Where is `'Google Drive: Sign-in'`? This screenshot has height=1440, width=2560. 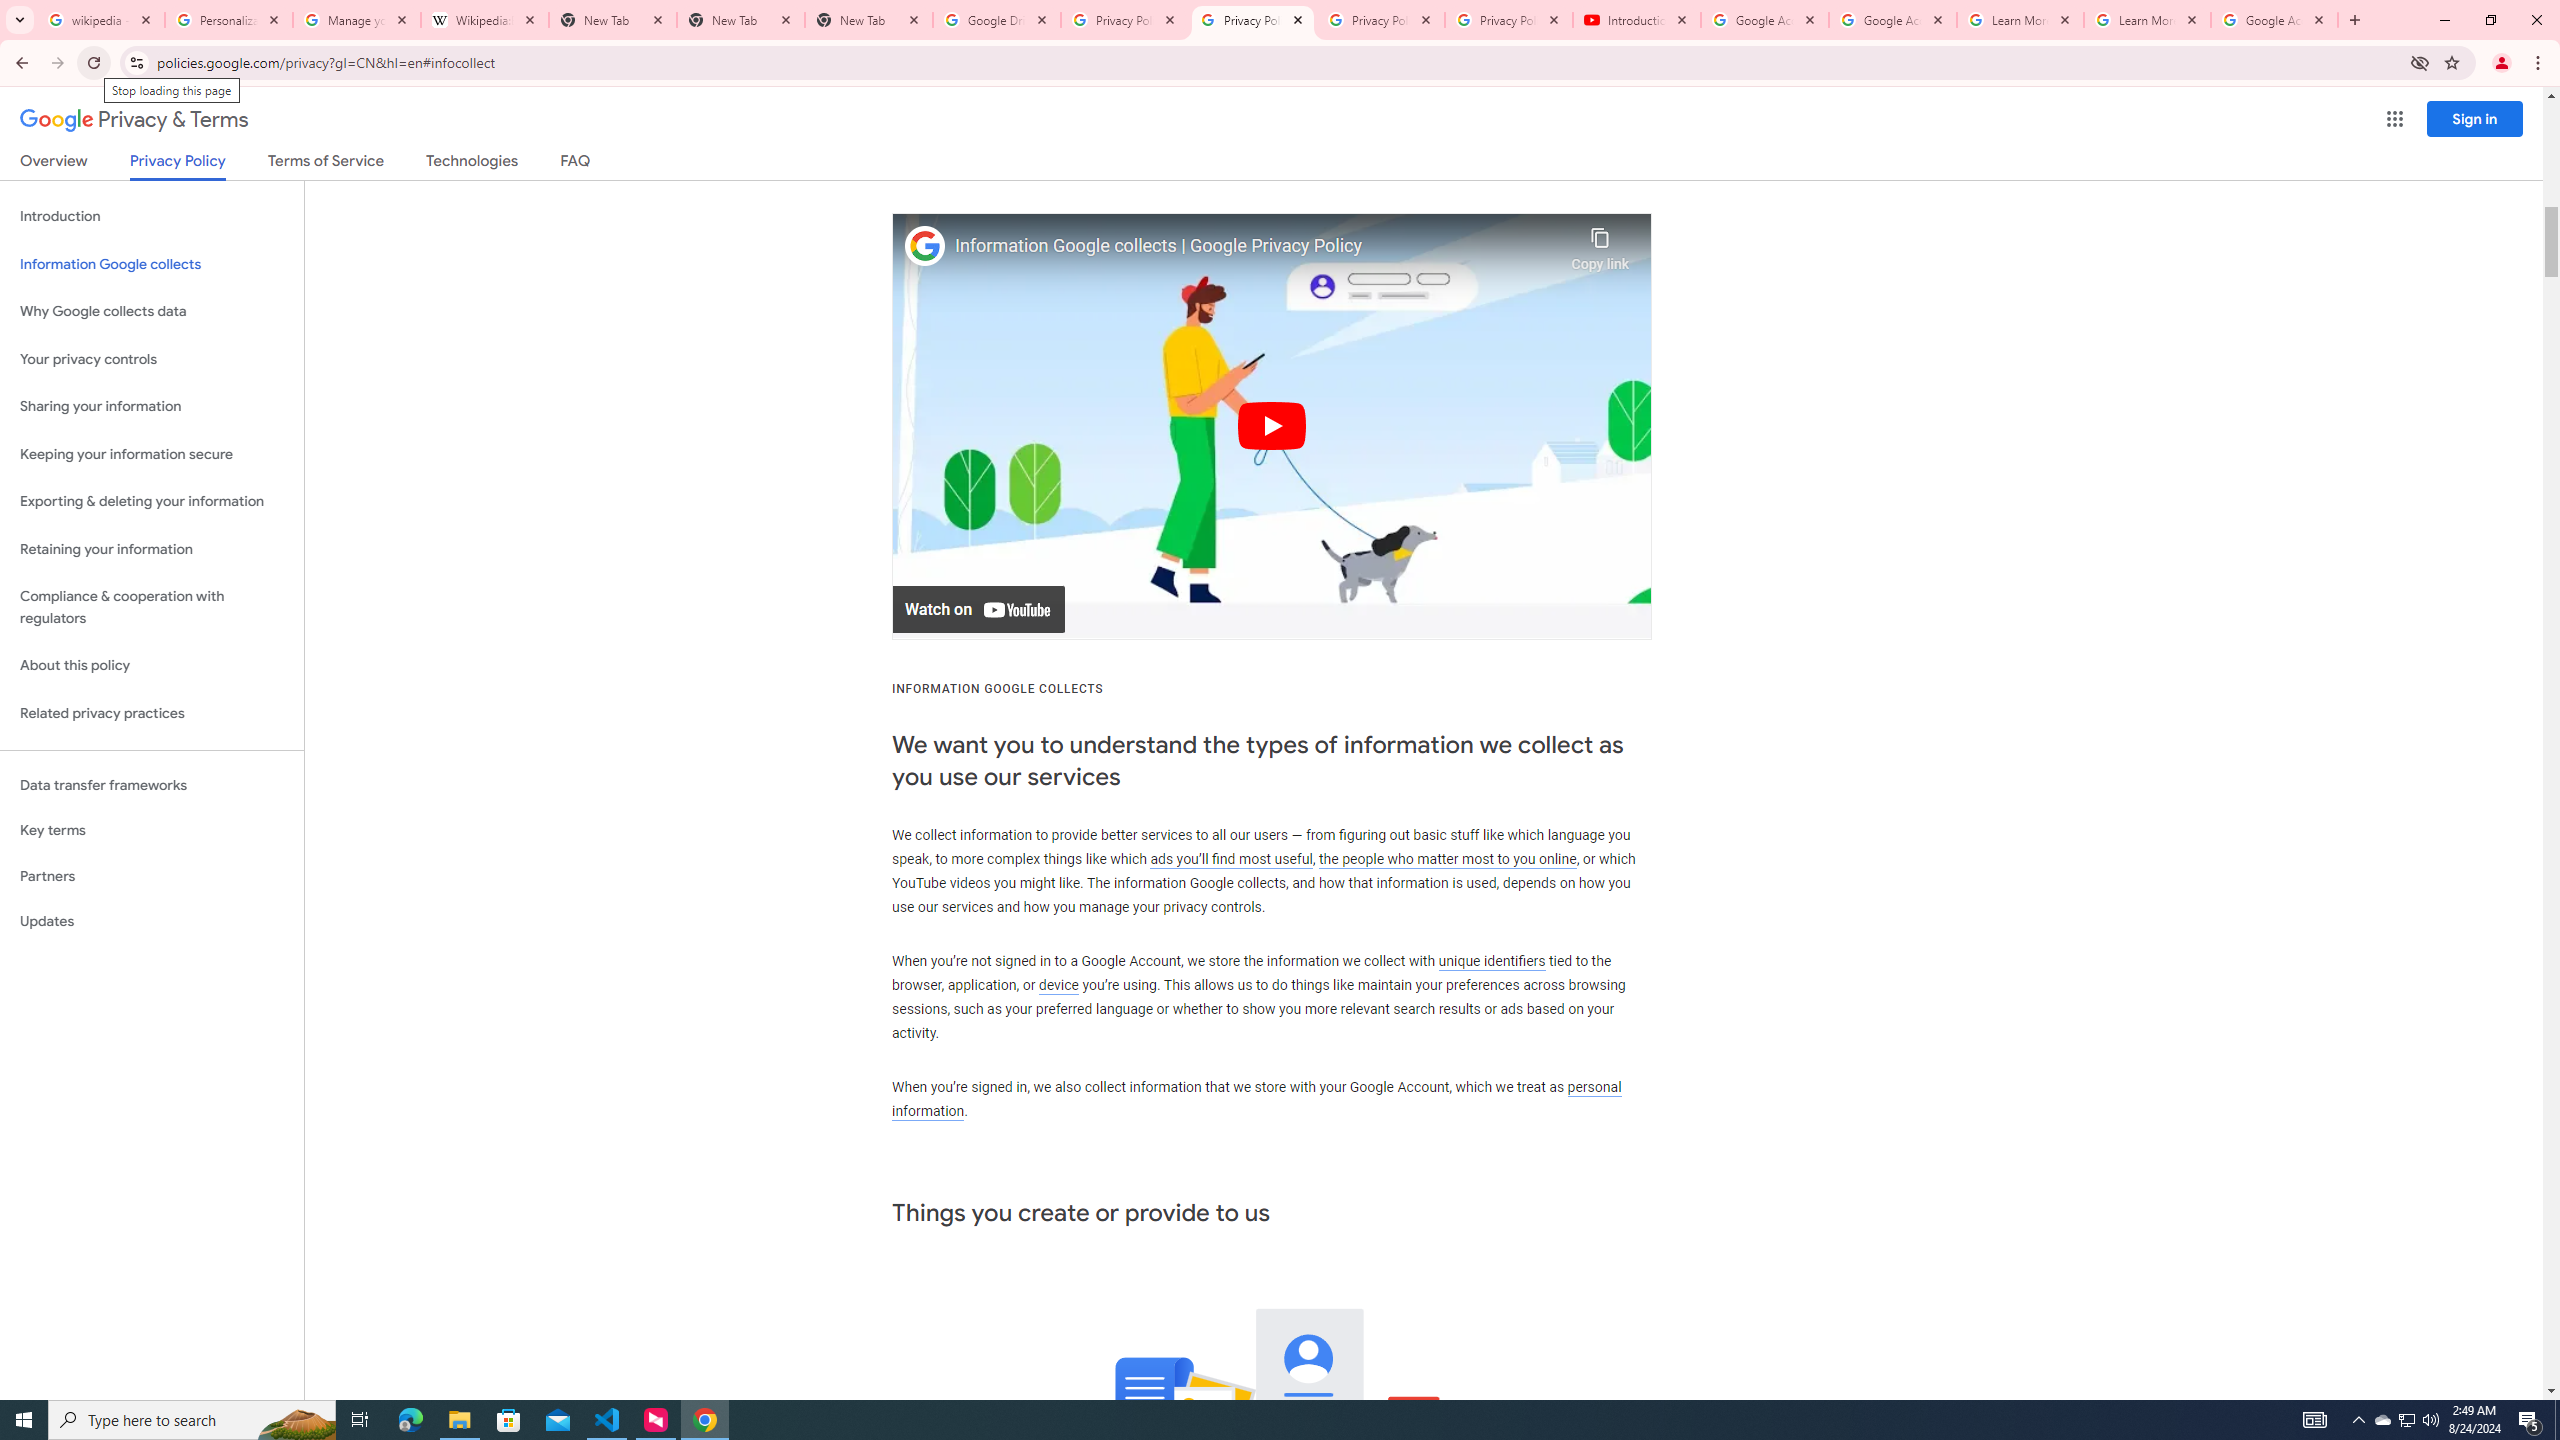 'Google Drive: Sign-in' is located at coordinates (996, 19).